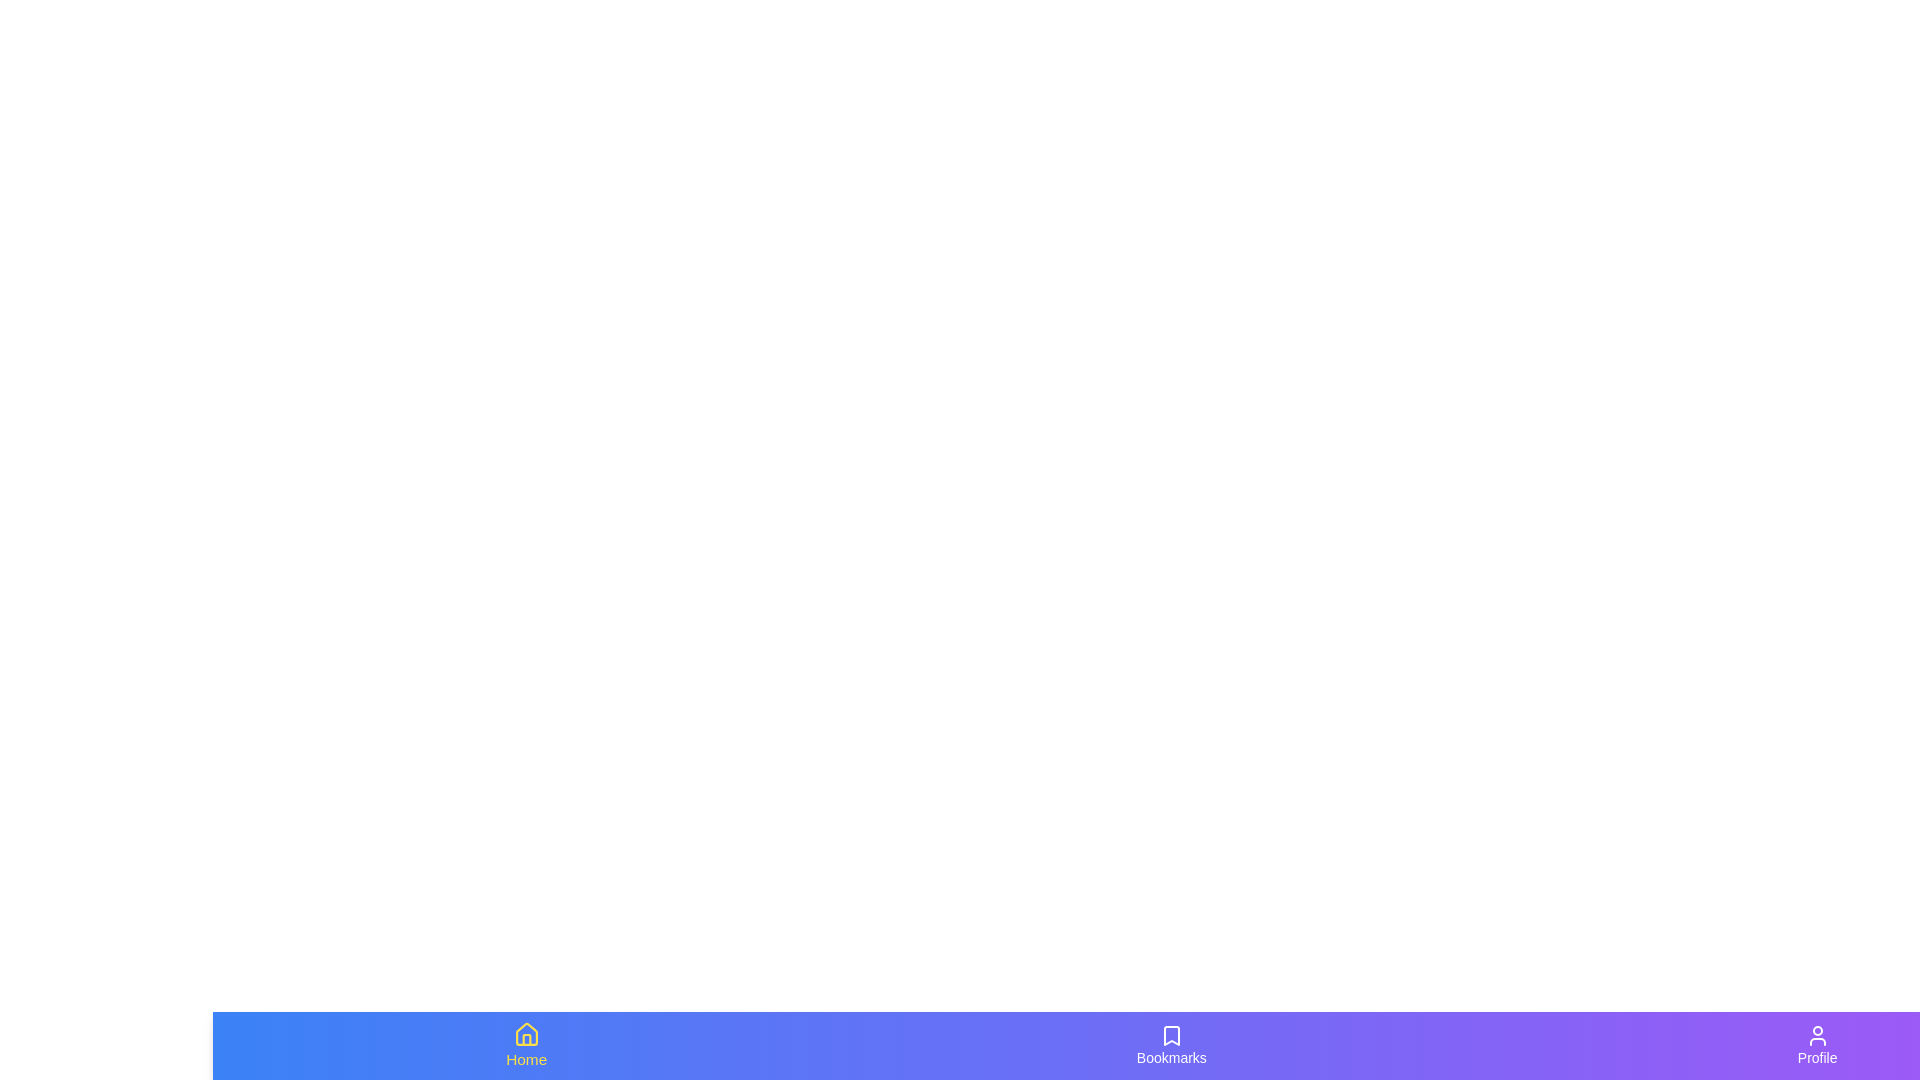 This screenshot has width=1920, height=1080. Describe the element at coordinates (1171, 1044) in the screenshot. I see `the Bookmarks tab in the bottom navigation bar to navigate to the corresponding section` at that location.